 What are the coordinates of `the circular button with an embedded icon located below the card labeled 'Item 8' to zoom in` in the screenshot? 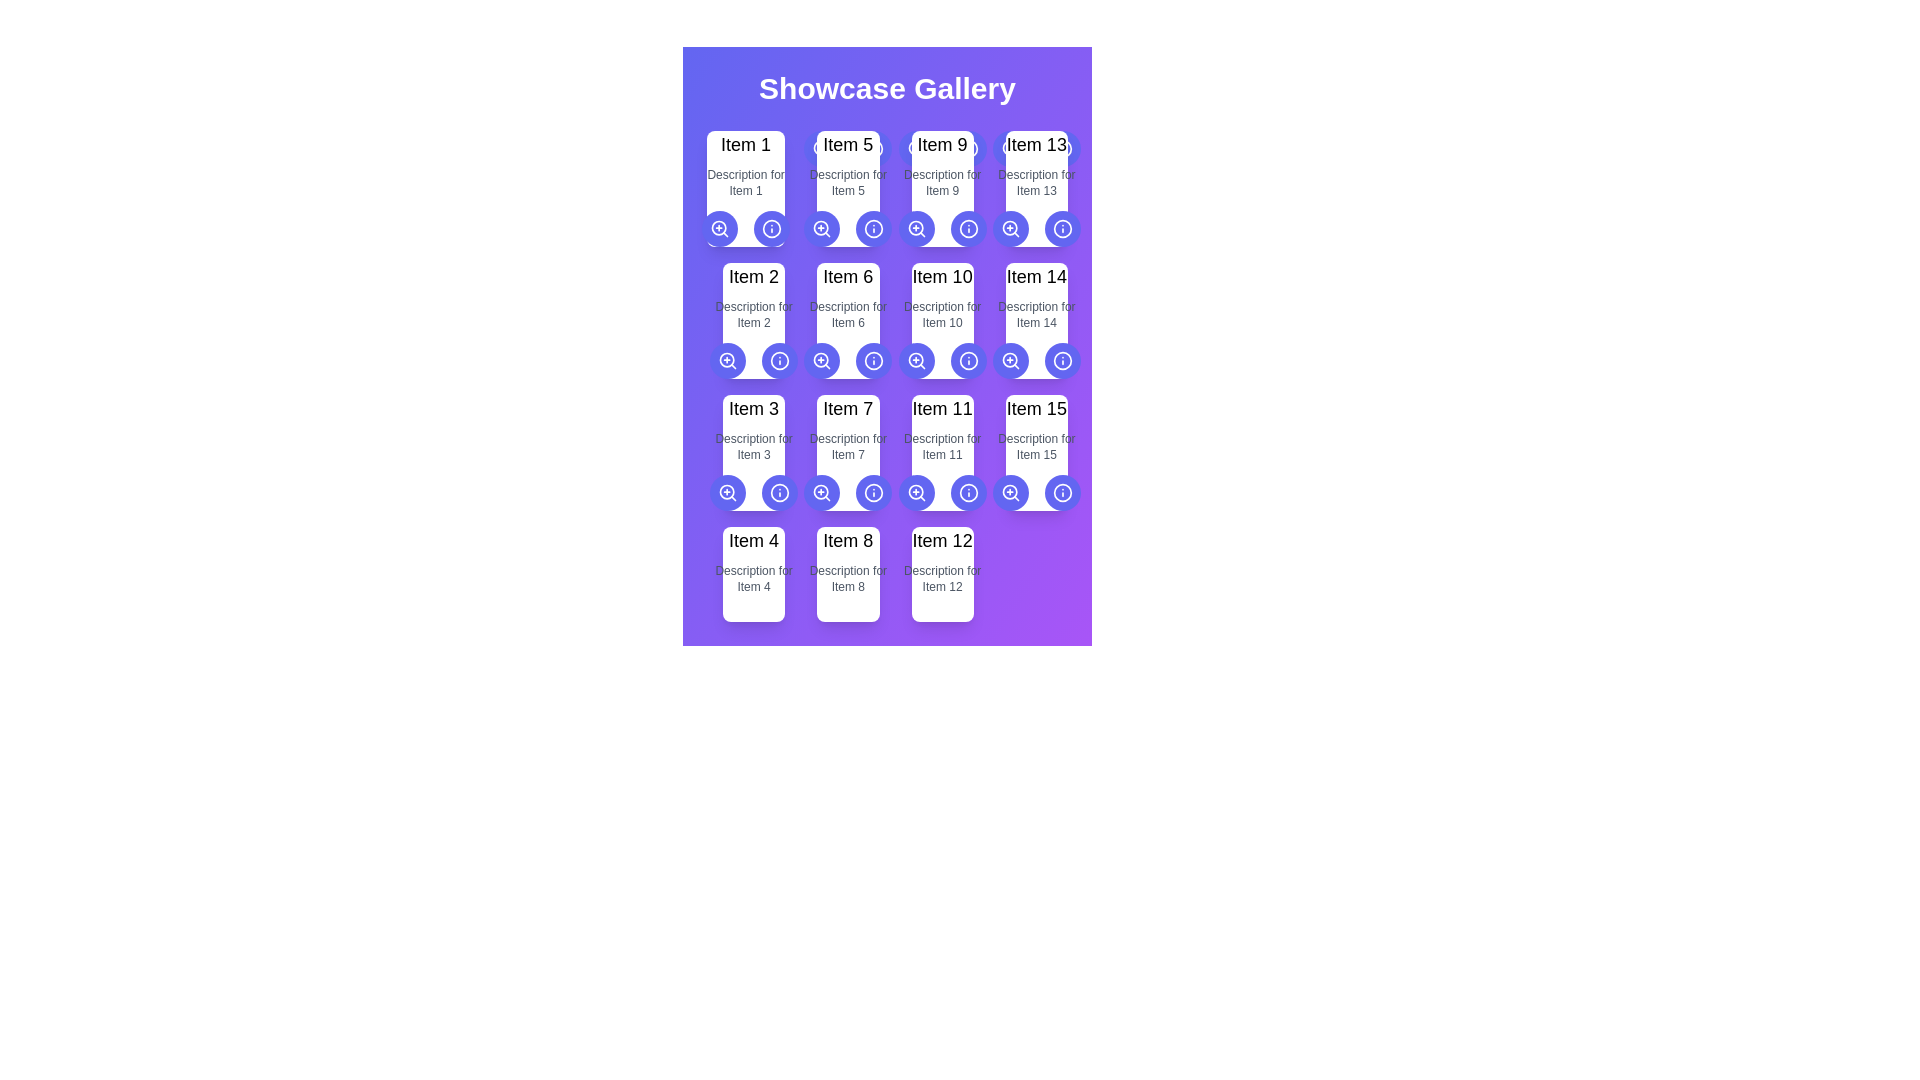 It's located at (915, 493).